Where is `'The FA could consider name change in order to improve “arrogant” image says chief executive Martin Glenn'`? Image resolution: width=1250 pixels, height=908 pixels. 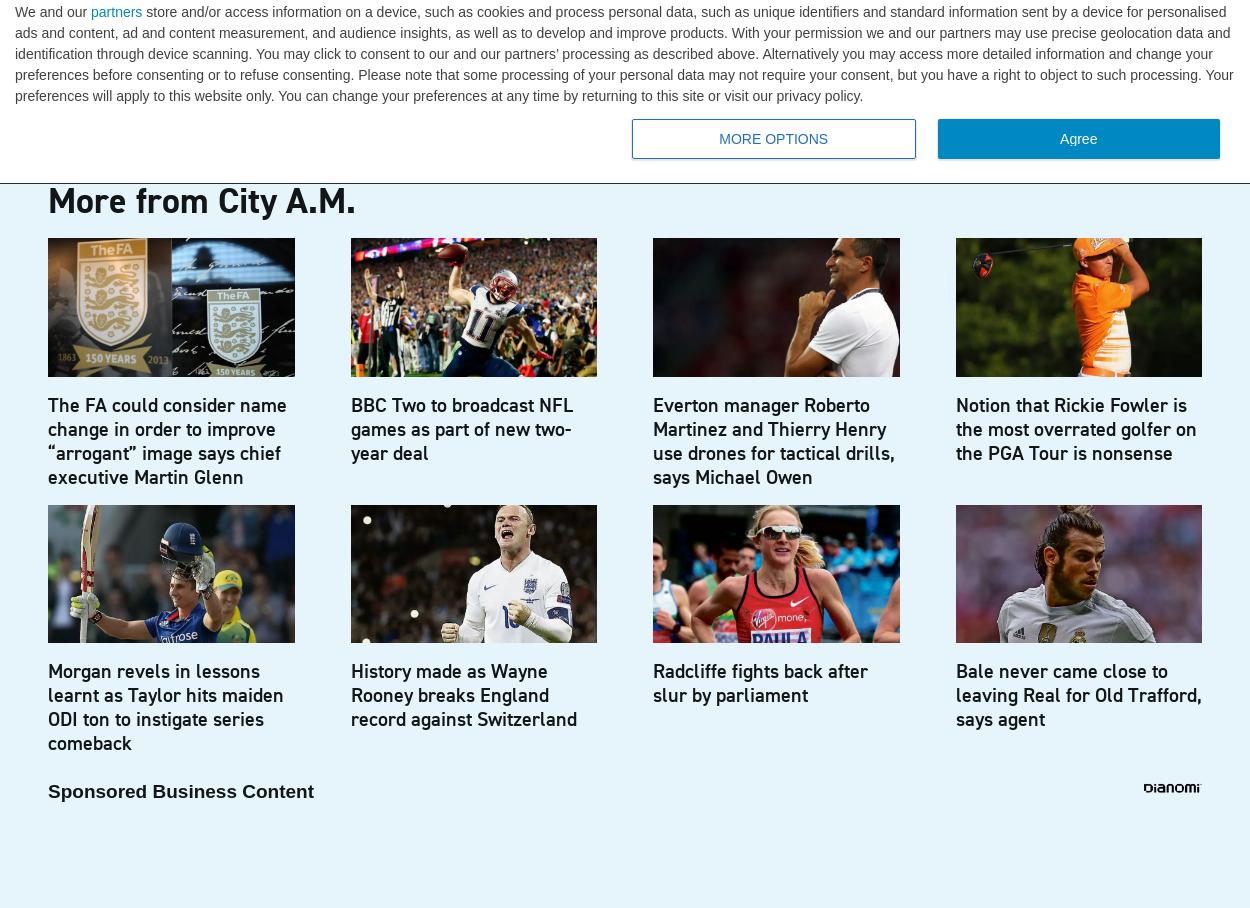
'The FA could consider name change in order to improve “arrogant” image says chief executive Martin Glenn' is located at coordinates (167, 440).